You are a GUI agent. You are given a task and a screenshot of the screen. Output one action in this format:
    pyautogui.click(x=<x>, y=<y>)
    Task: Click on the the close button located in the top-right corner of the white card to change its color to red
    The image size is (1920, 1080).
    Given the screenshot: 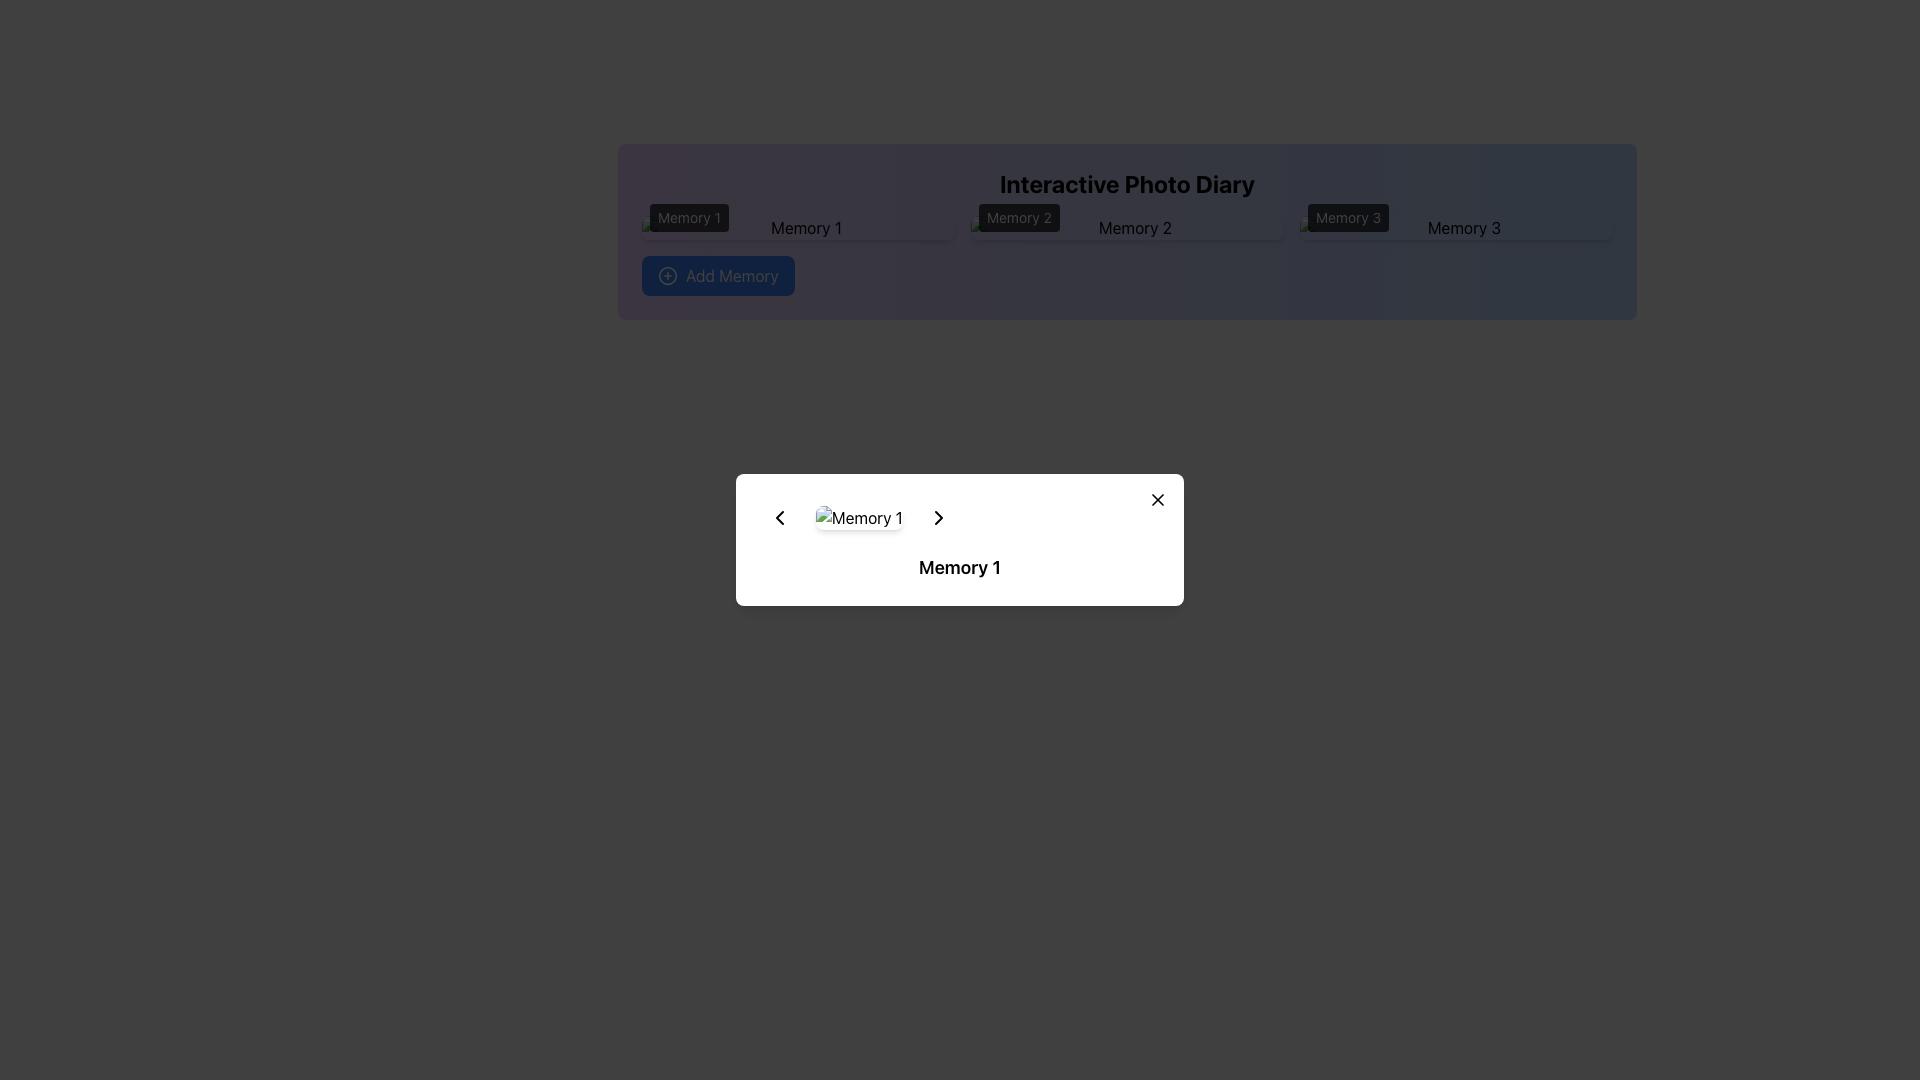 What is the action you would take?
    pyautogui.click(x=1157, y=499)
    